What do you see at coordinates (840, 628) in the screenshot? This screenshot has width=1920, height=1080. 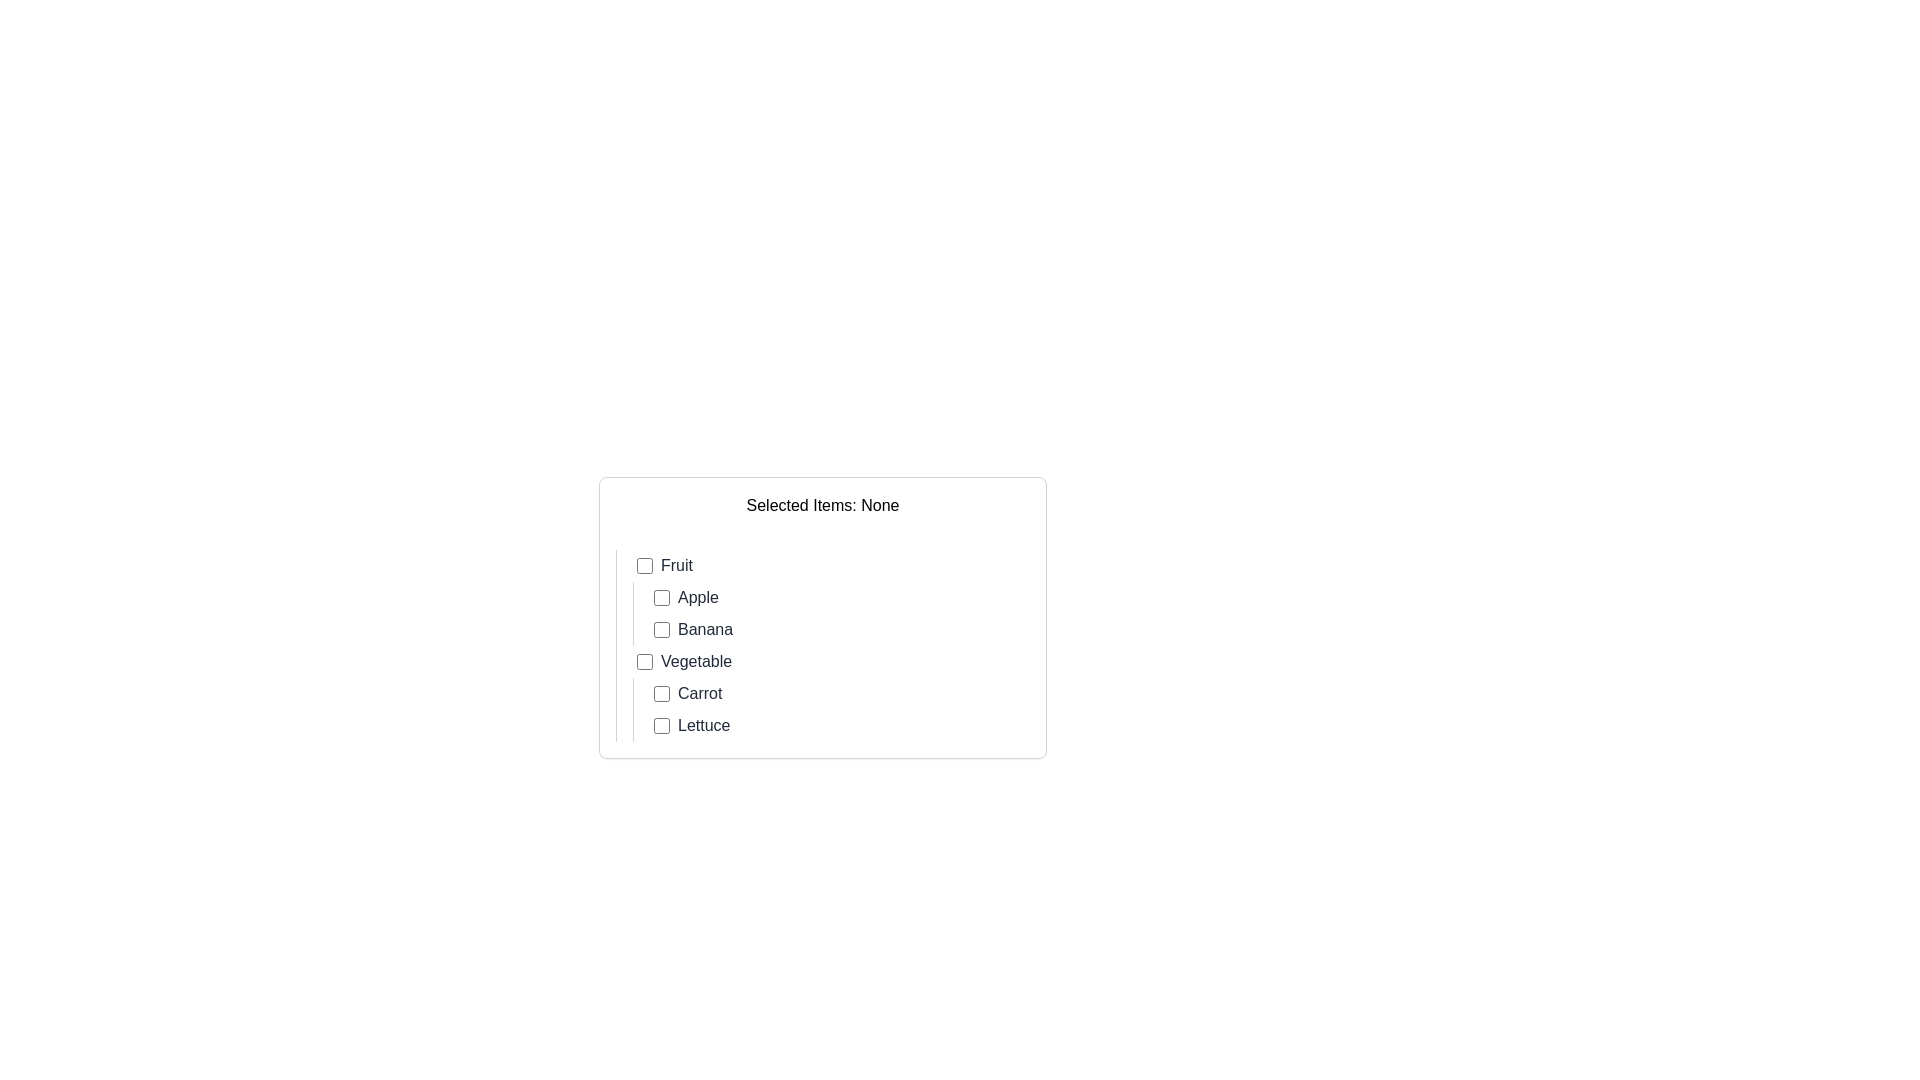 I see `the checkbox labeled 'Banana'` at bounding box center [840, 628].